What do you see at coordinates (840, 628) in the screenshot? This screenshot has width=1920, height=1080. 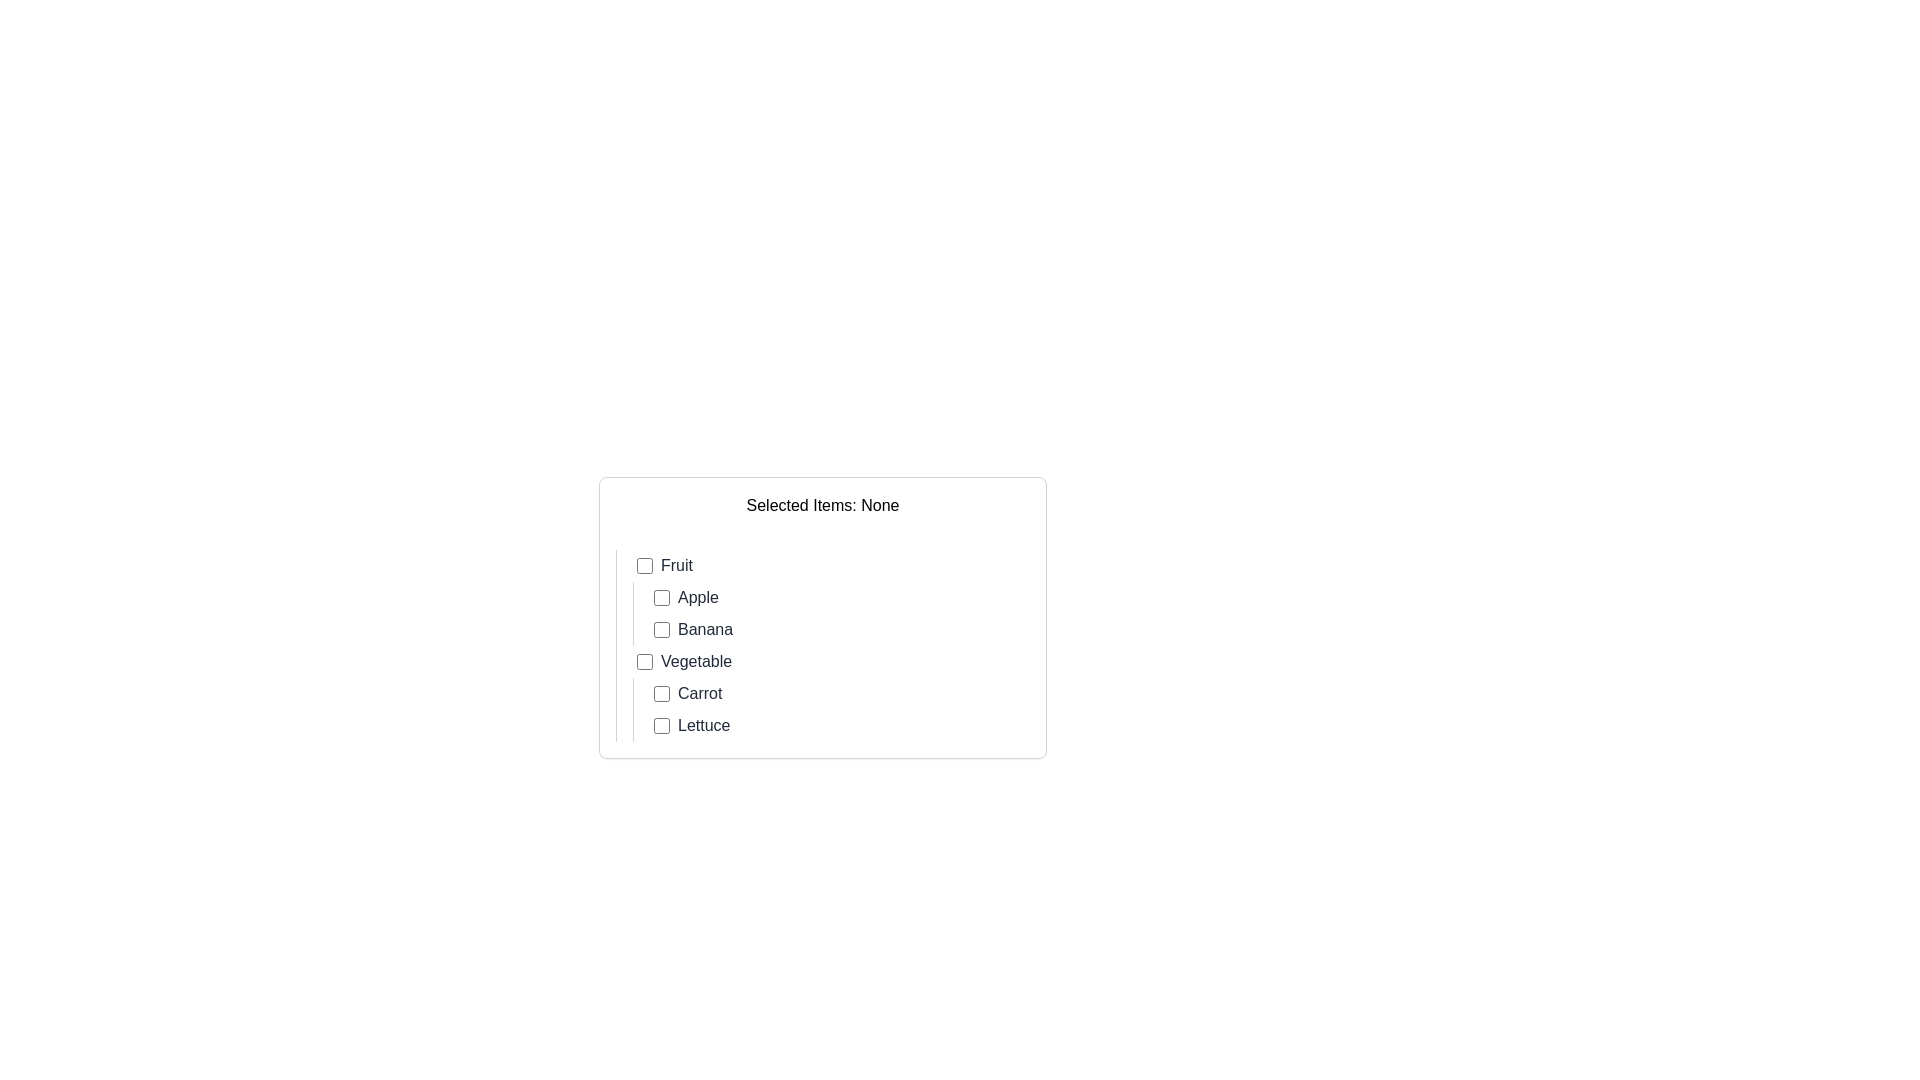 I see `the checkbox labeled 'Banana'` at bounding box center [840, 628].